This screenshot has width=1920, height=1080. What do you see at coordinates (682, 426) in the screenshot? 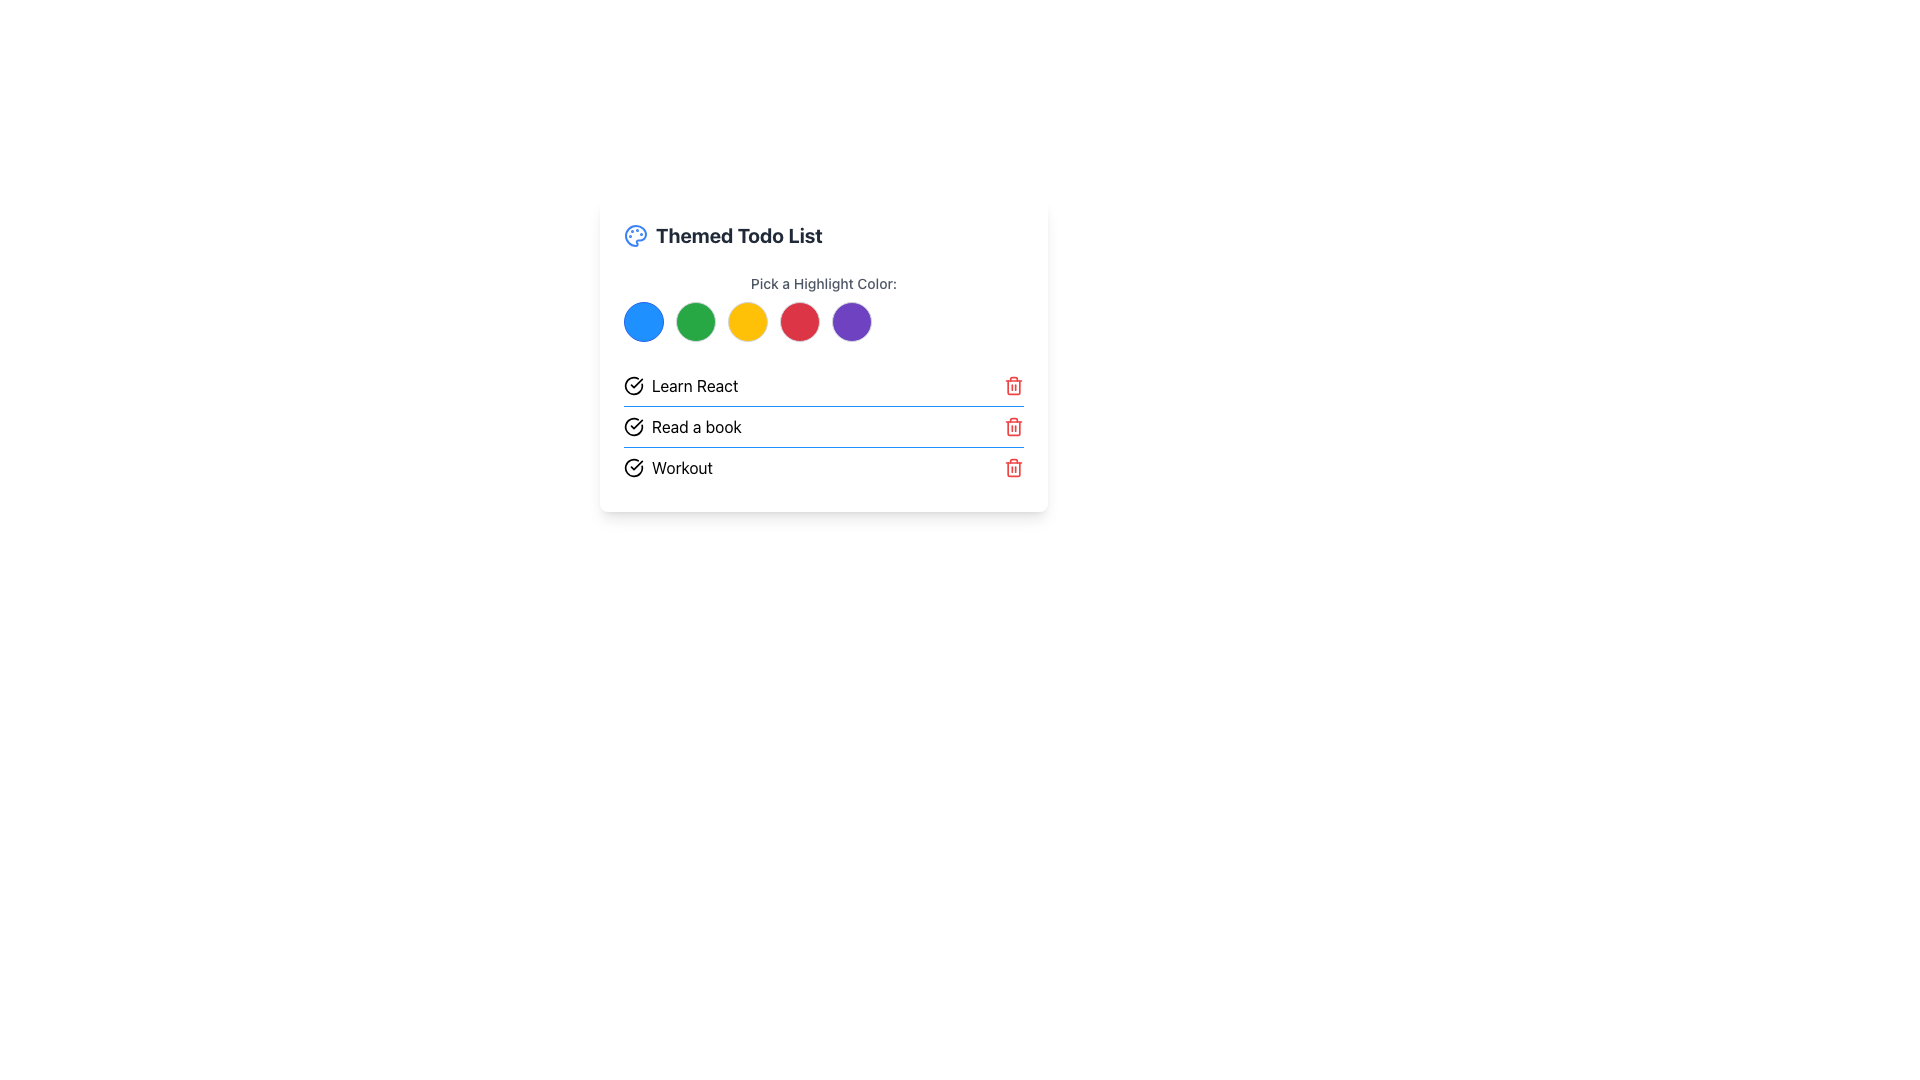
I see `the second list item labeled 'Read a book' with a checkmark icon in the 'Themed Todo List' section` at bounding box center [682, 426].